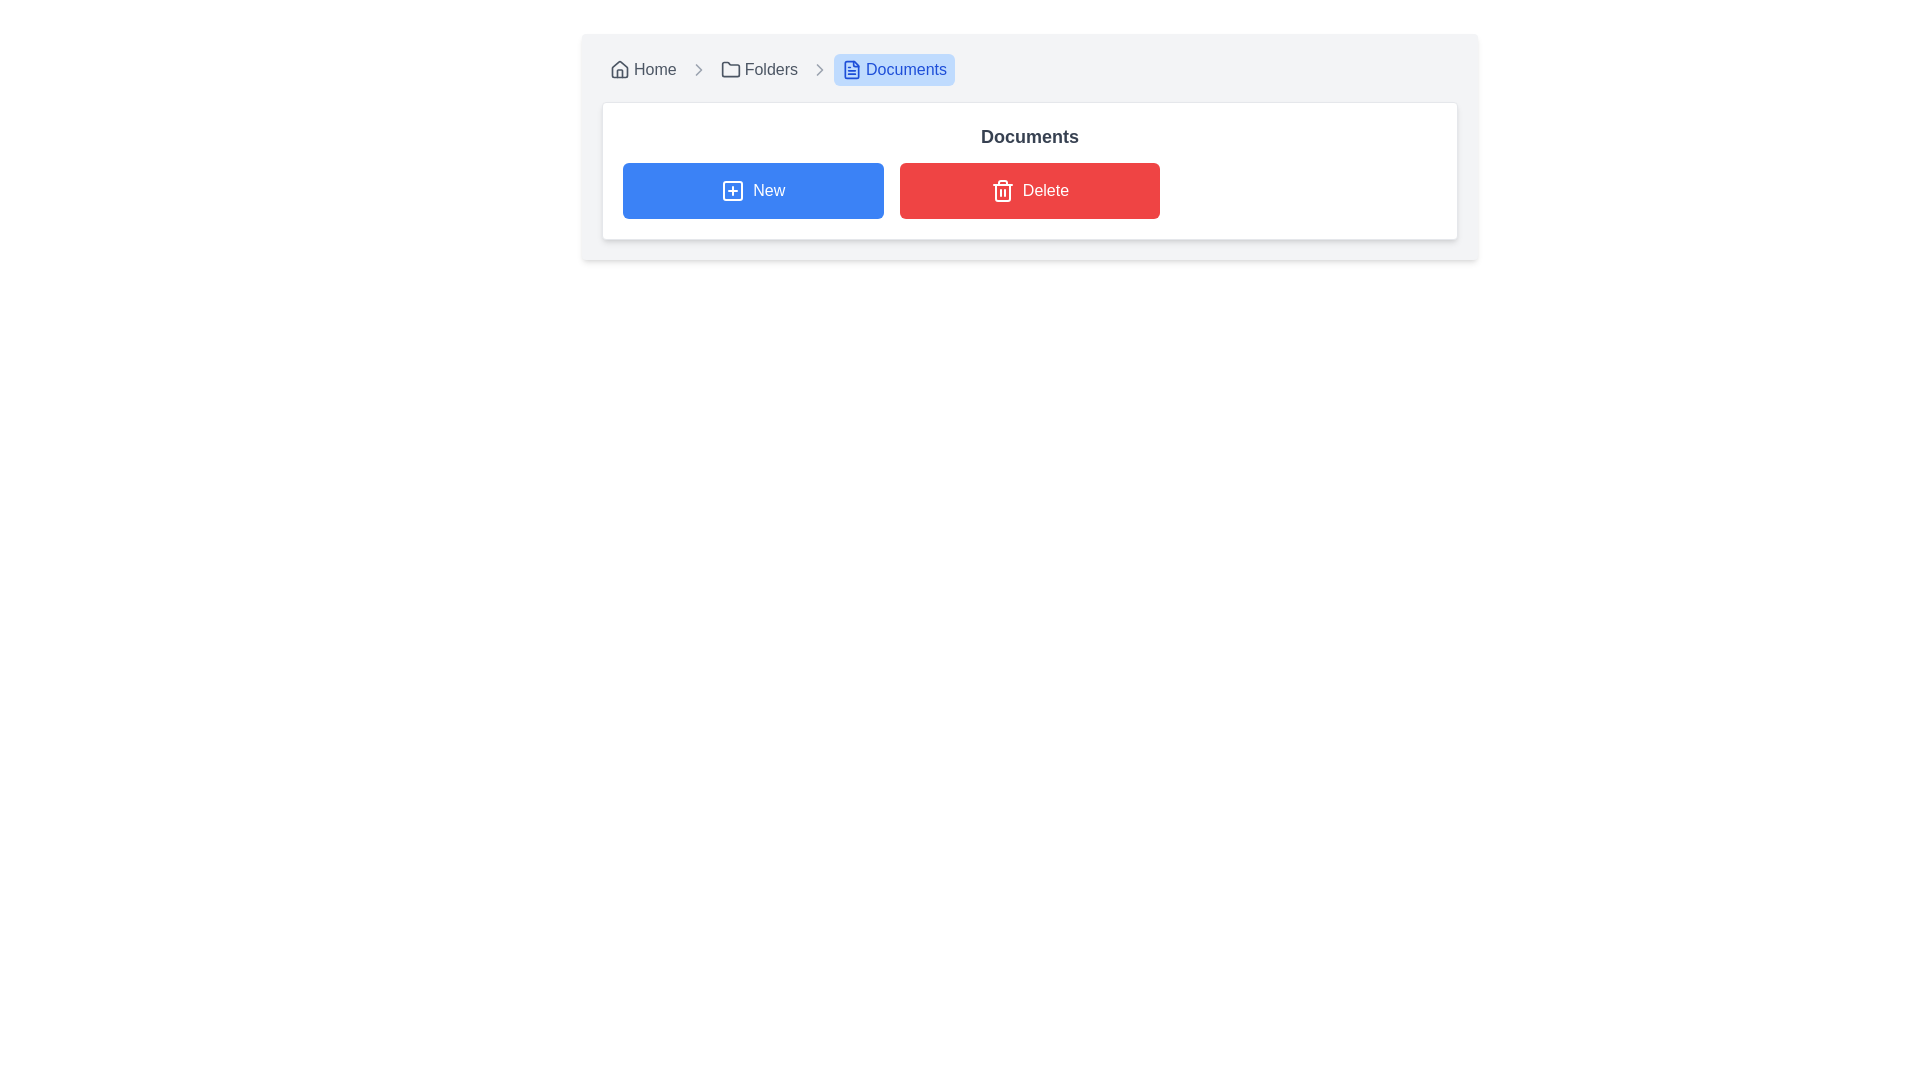 Image resolution: width=1920 pixels, height=1080 pixels. What do you see at coordinates (643, 68) in the screenshot?
I see `the home page button located at the top-left section of the breadcrumb navigation bar, which is the first item before 'Folders' and 'Documents'` at bounding box center [643, 68].